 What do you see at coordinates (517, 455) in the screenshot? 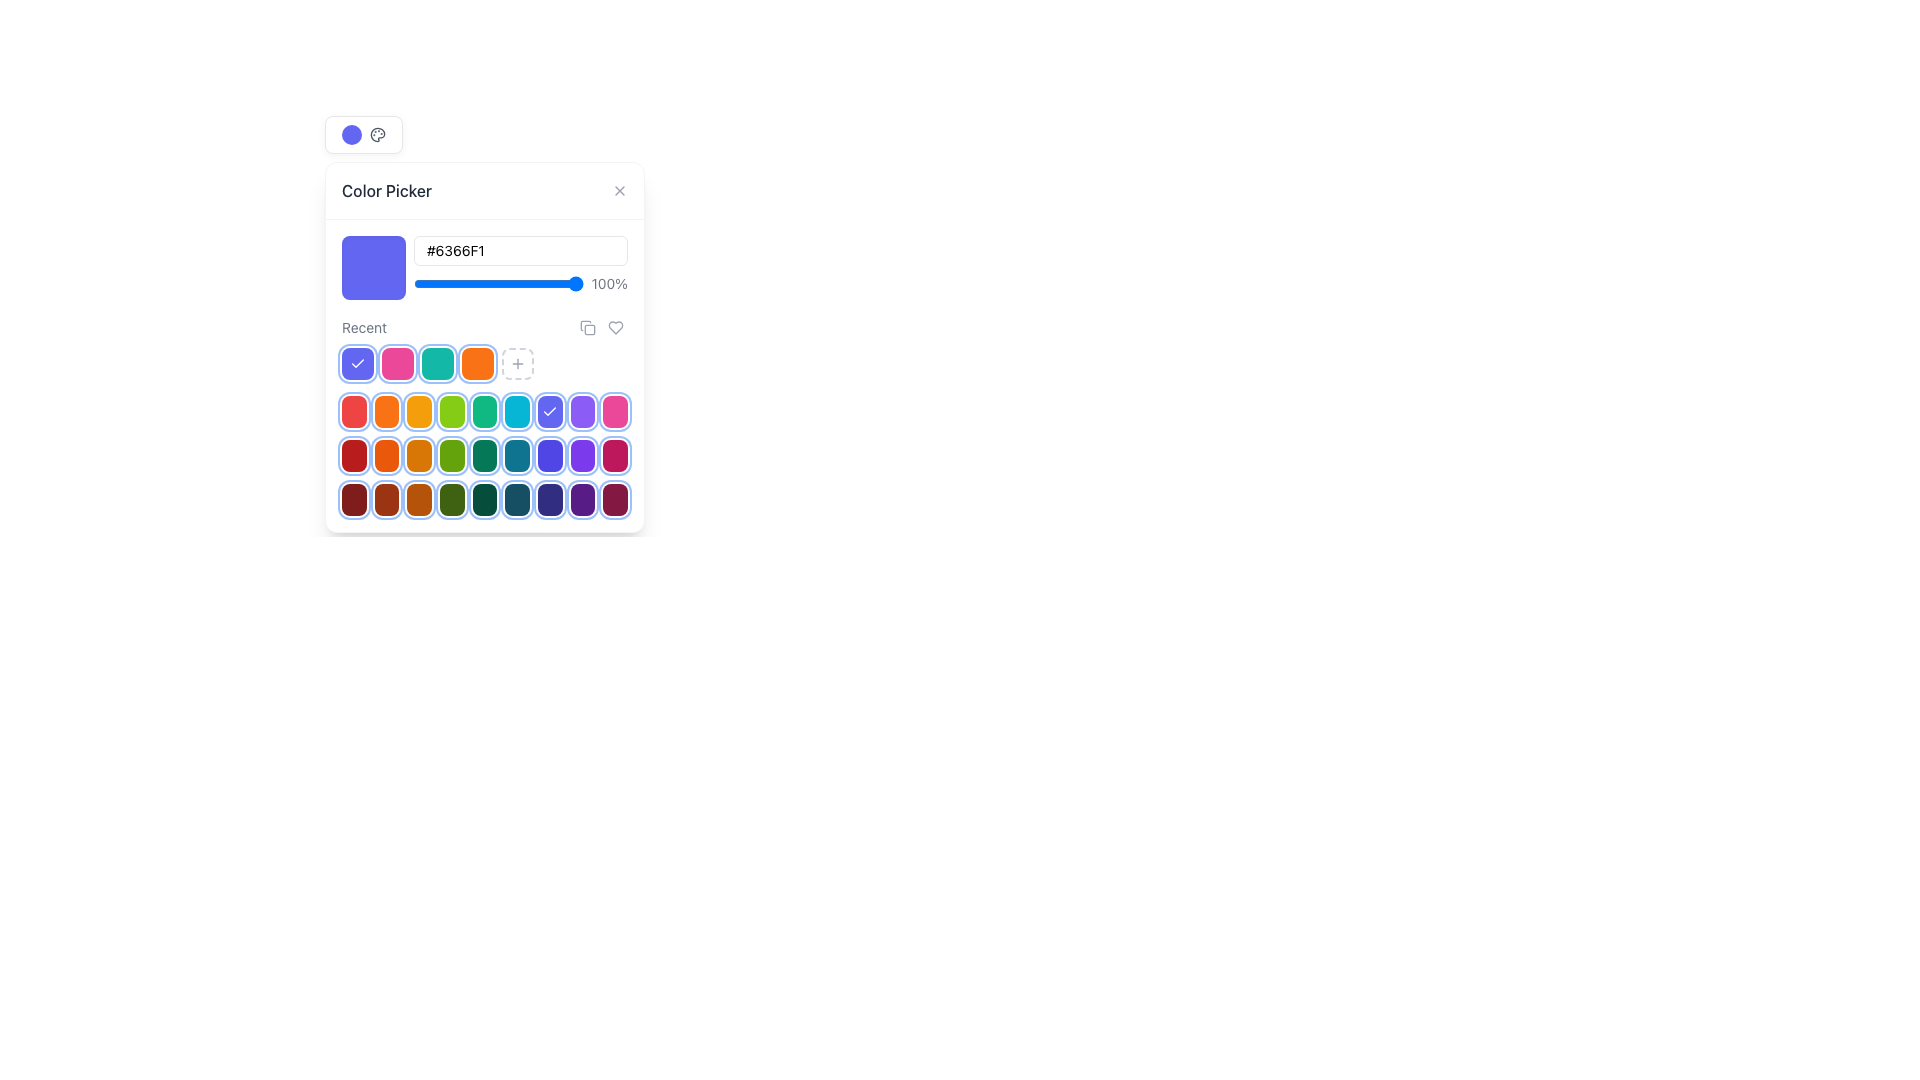
I see `the small, square blue-green button in the third row and sixth column of the 'Color Picker' grid` at bounding box center [517, 455].